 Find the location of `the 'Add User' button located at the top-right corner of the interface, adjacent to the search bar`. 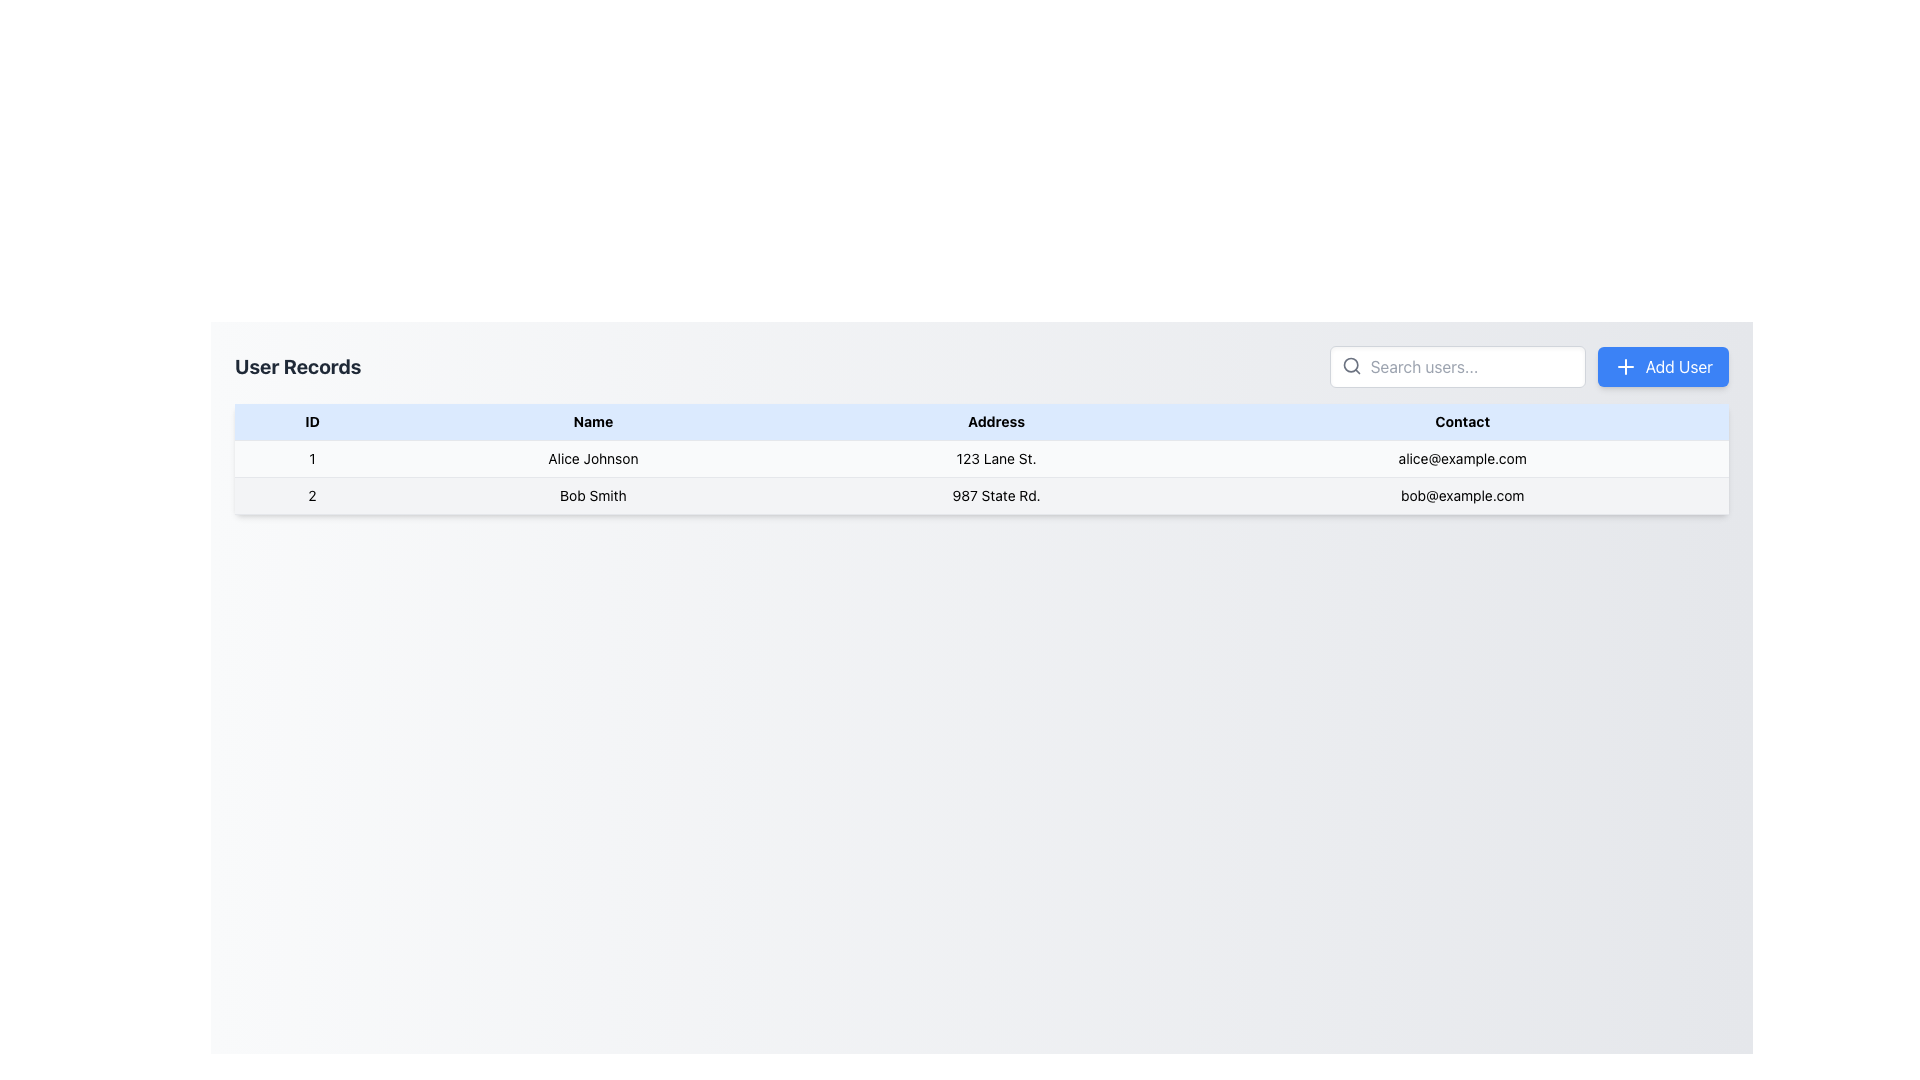

the 'Add User' button located at the top-right corner of the interface, adjacent to the search bar is located at coordinates (1663, 366).